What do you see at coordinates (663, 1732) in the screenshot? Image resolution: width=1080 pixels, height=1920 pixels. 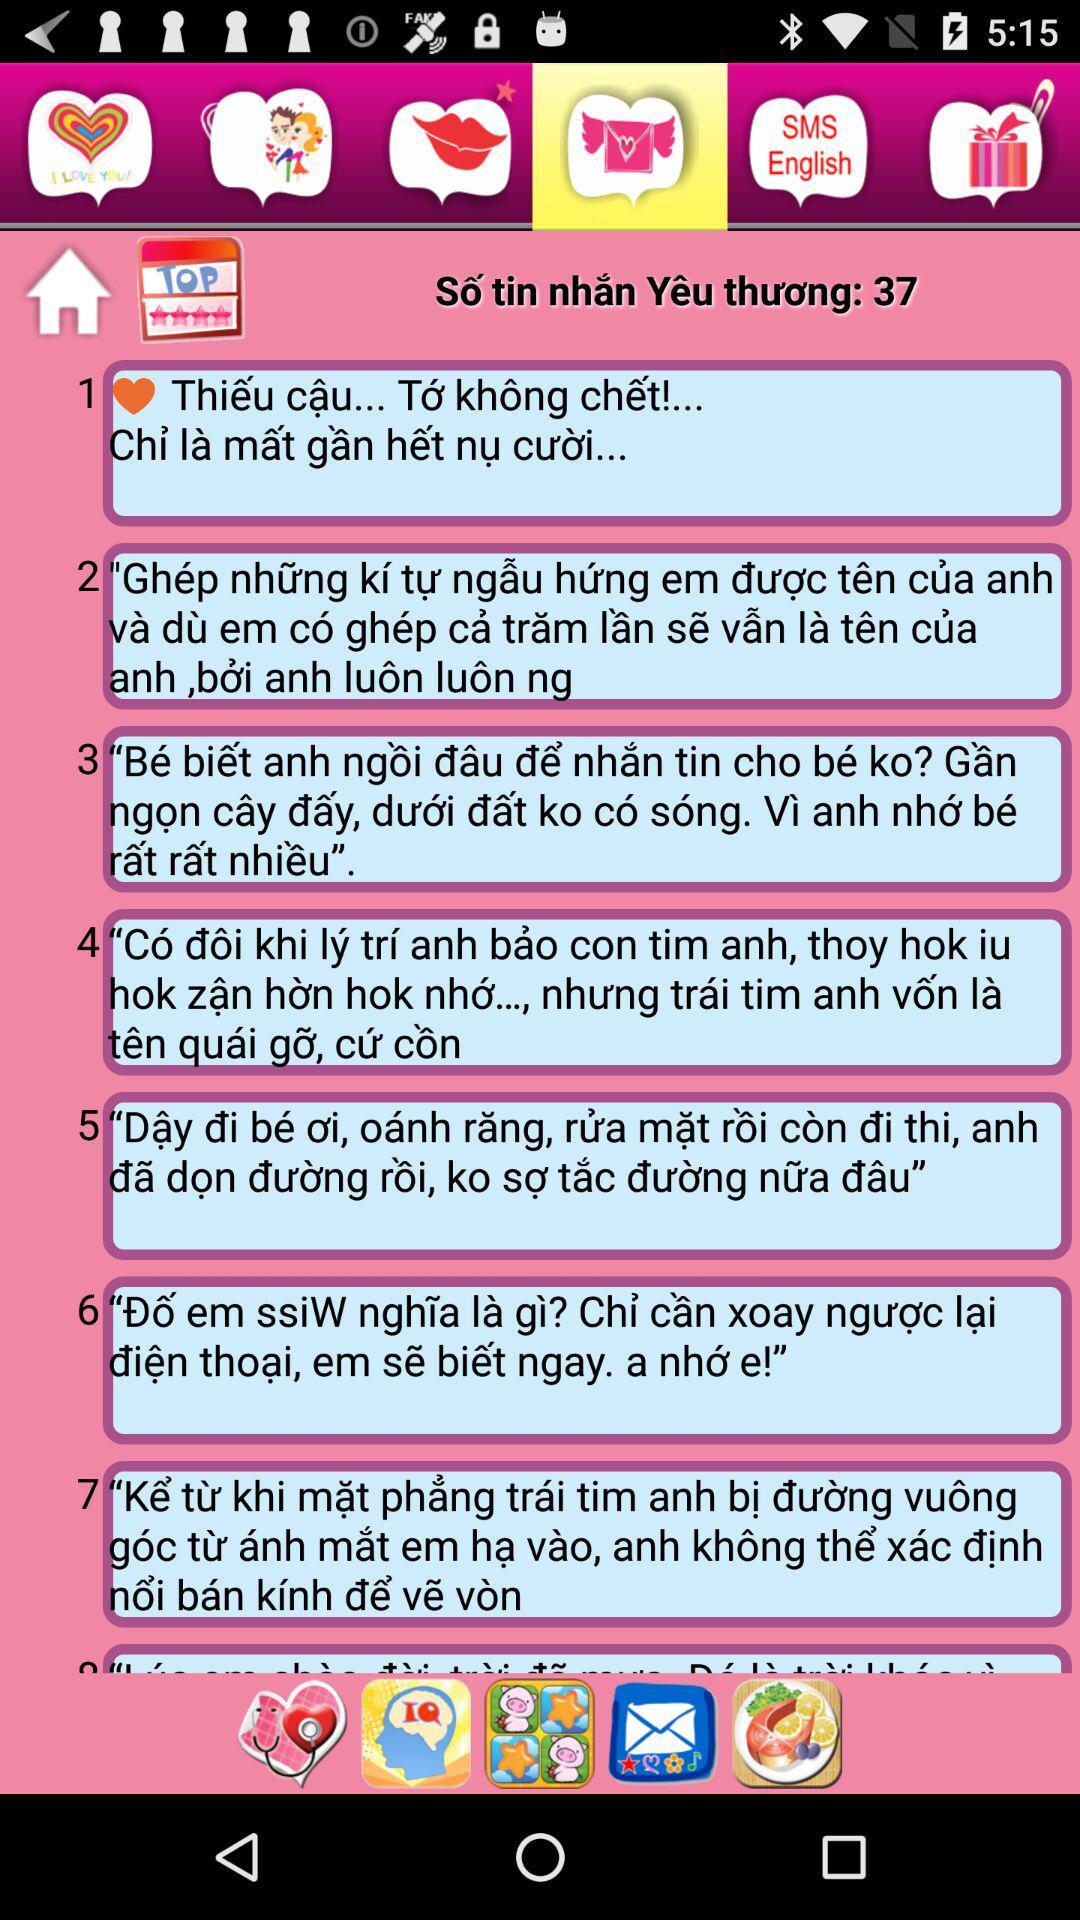 I see `mail` at bounding box center [663, 1732].